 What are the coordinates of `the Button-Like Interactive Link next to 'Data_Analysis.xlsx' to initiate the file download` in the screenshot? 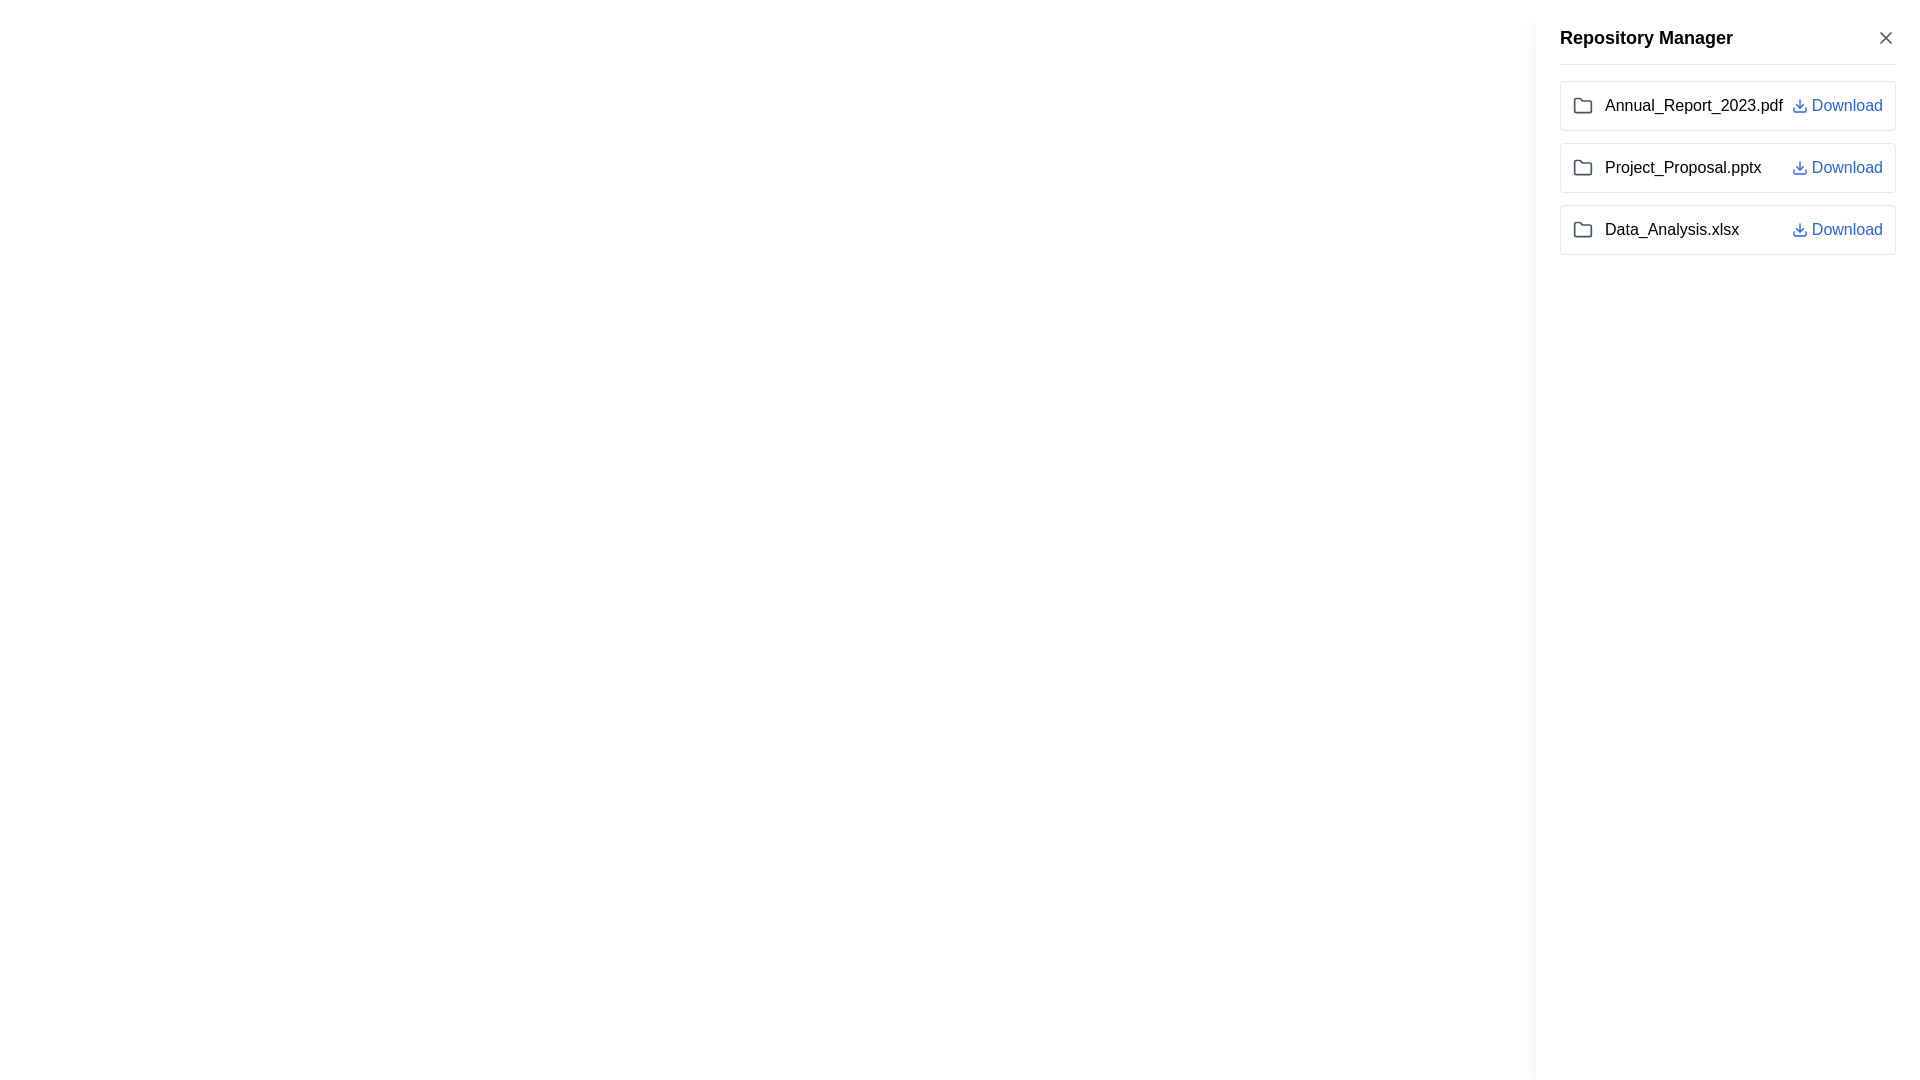 It's located at (1837, 229).